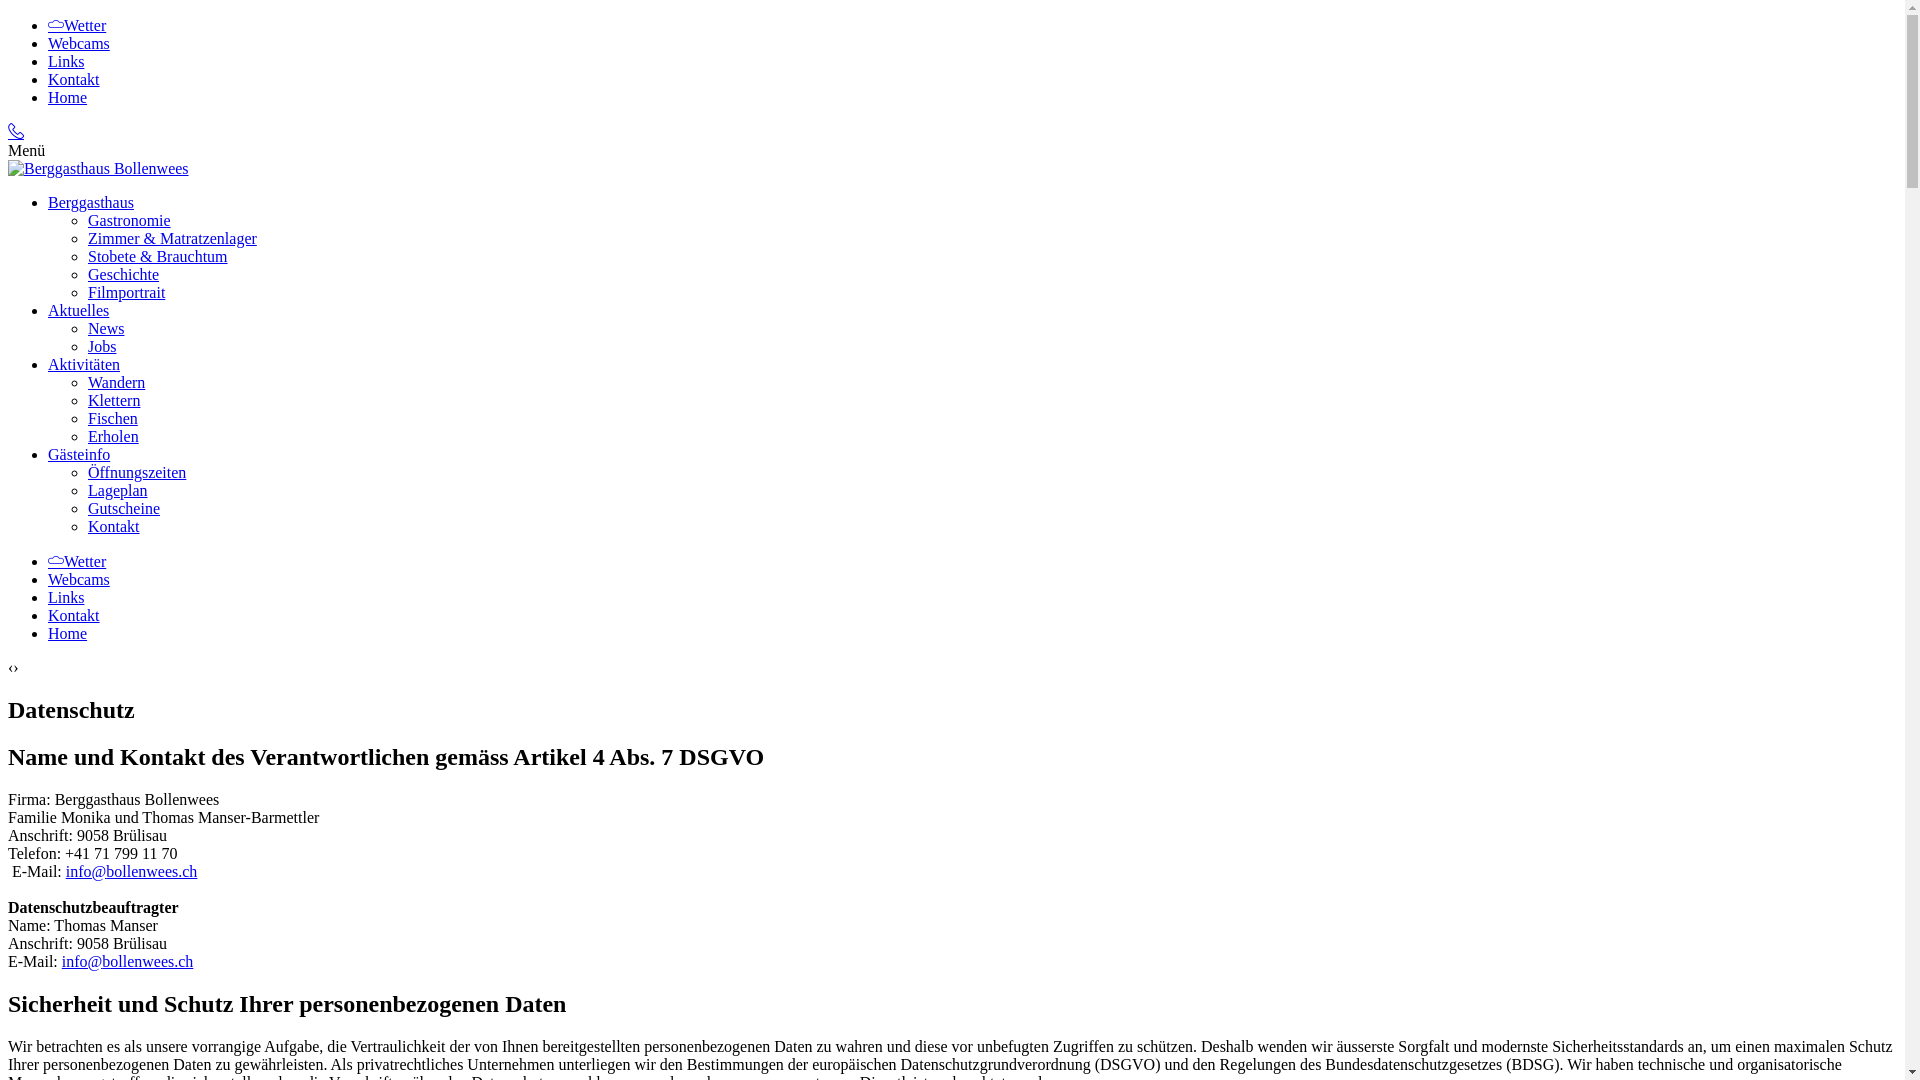 The height and width of the screenshot is (1080, 1920). I want to click on 'Erholen', so click(112, 435).